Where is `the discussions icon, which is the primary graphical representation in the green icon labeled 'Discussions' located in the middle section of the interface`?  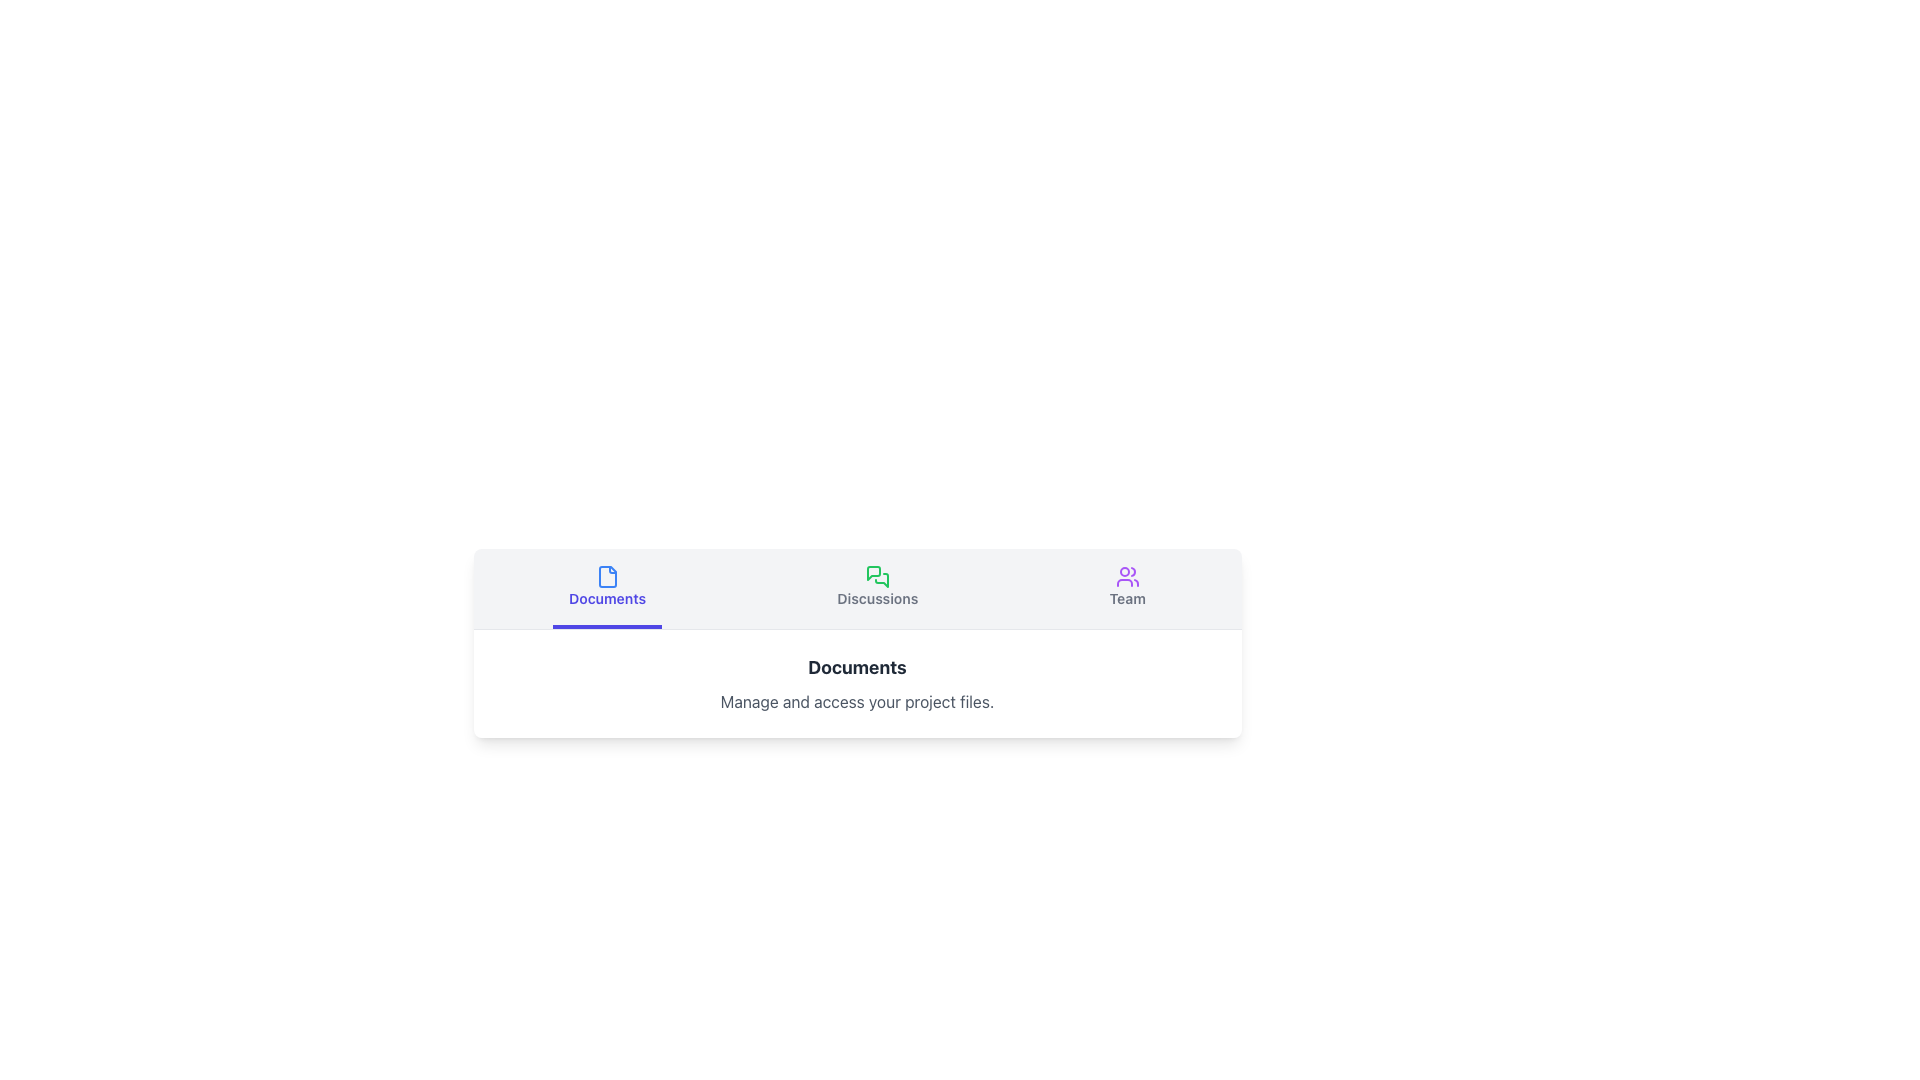
the discussions icon, which is the primary graphical representation in the green icon labeled 'Discussions' located in the middle section of the interface is located at coordinates (873, 573).